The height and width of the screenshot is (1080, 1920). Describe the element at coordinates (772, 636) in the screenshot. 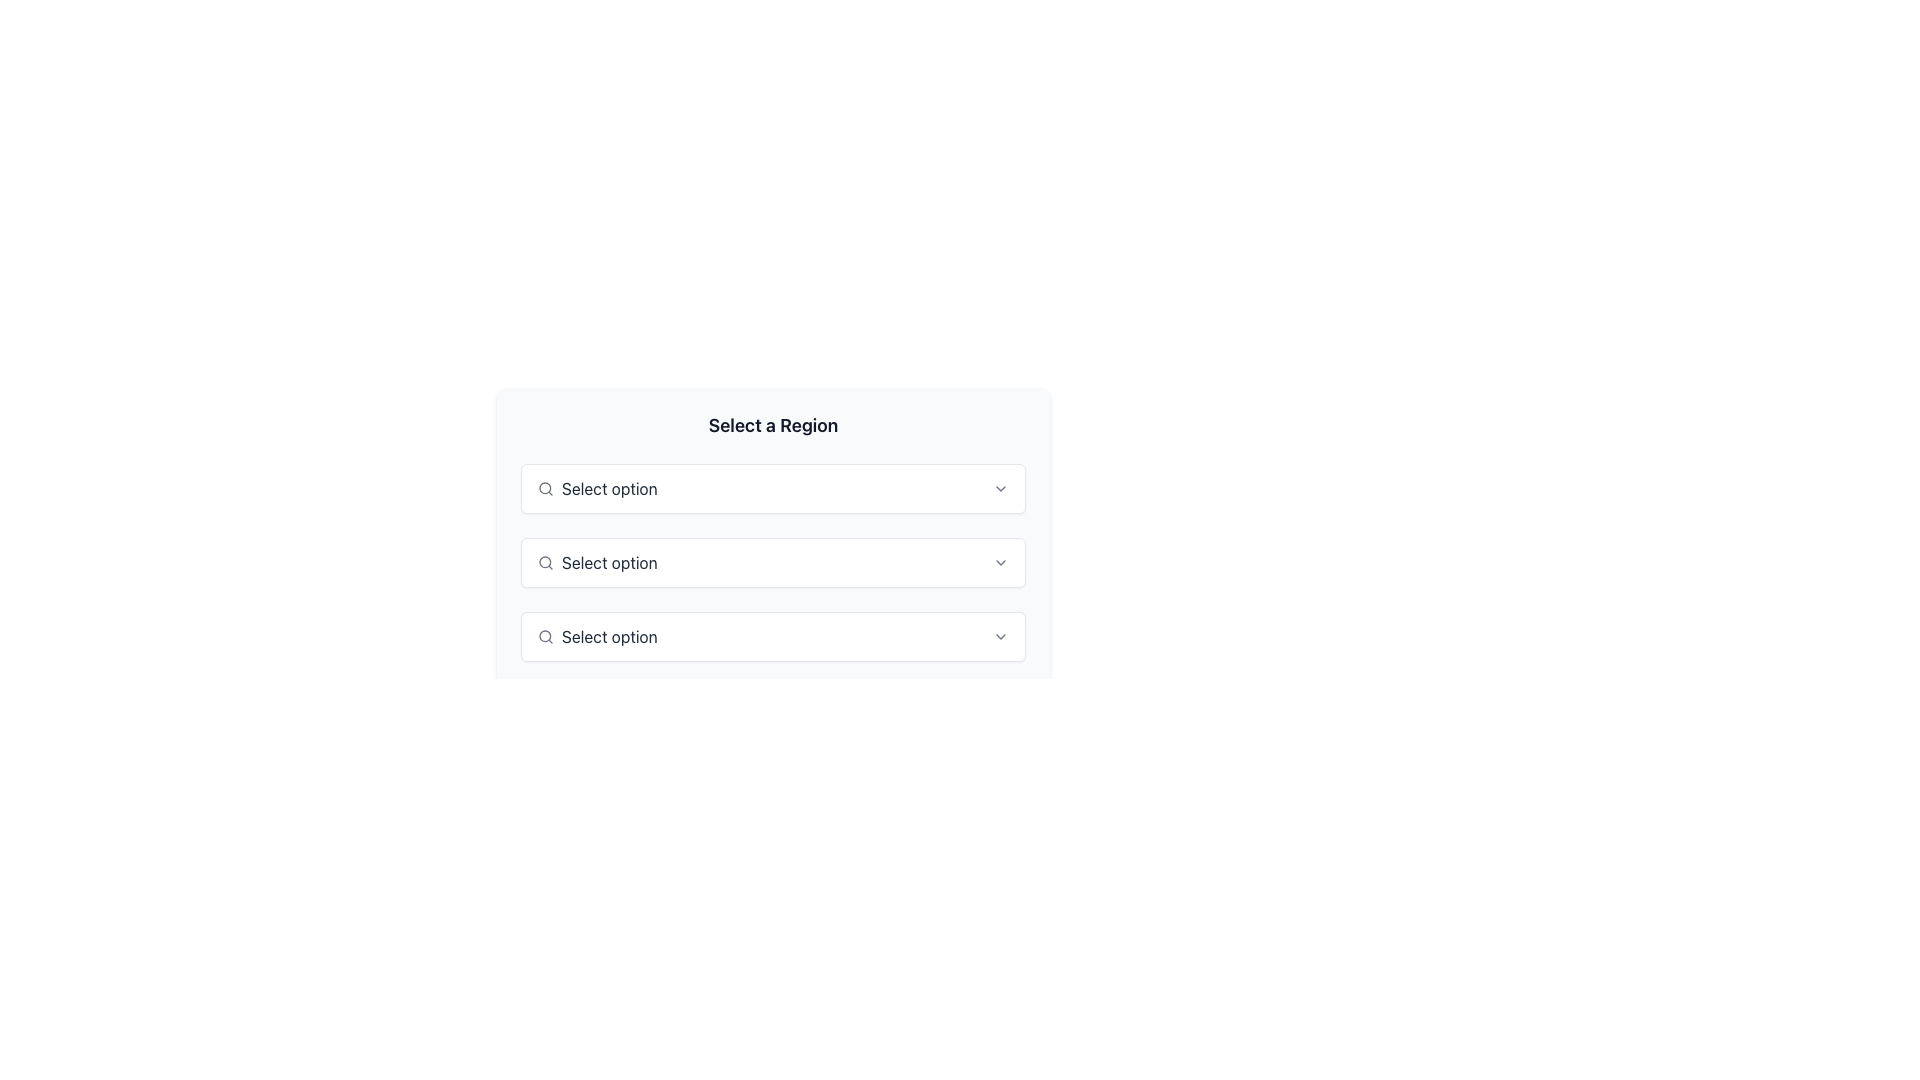

I see `the 'Select option' dropdown menu, which is the third dropdown in the 'Select a Region' section` at that location.